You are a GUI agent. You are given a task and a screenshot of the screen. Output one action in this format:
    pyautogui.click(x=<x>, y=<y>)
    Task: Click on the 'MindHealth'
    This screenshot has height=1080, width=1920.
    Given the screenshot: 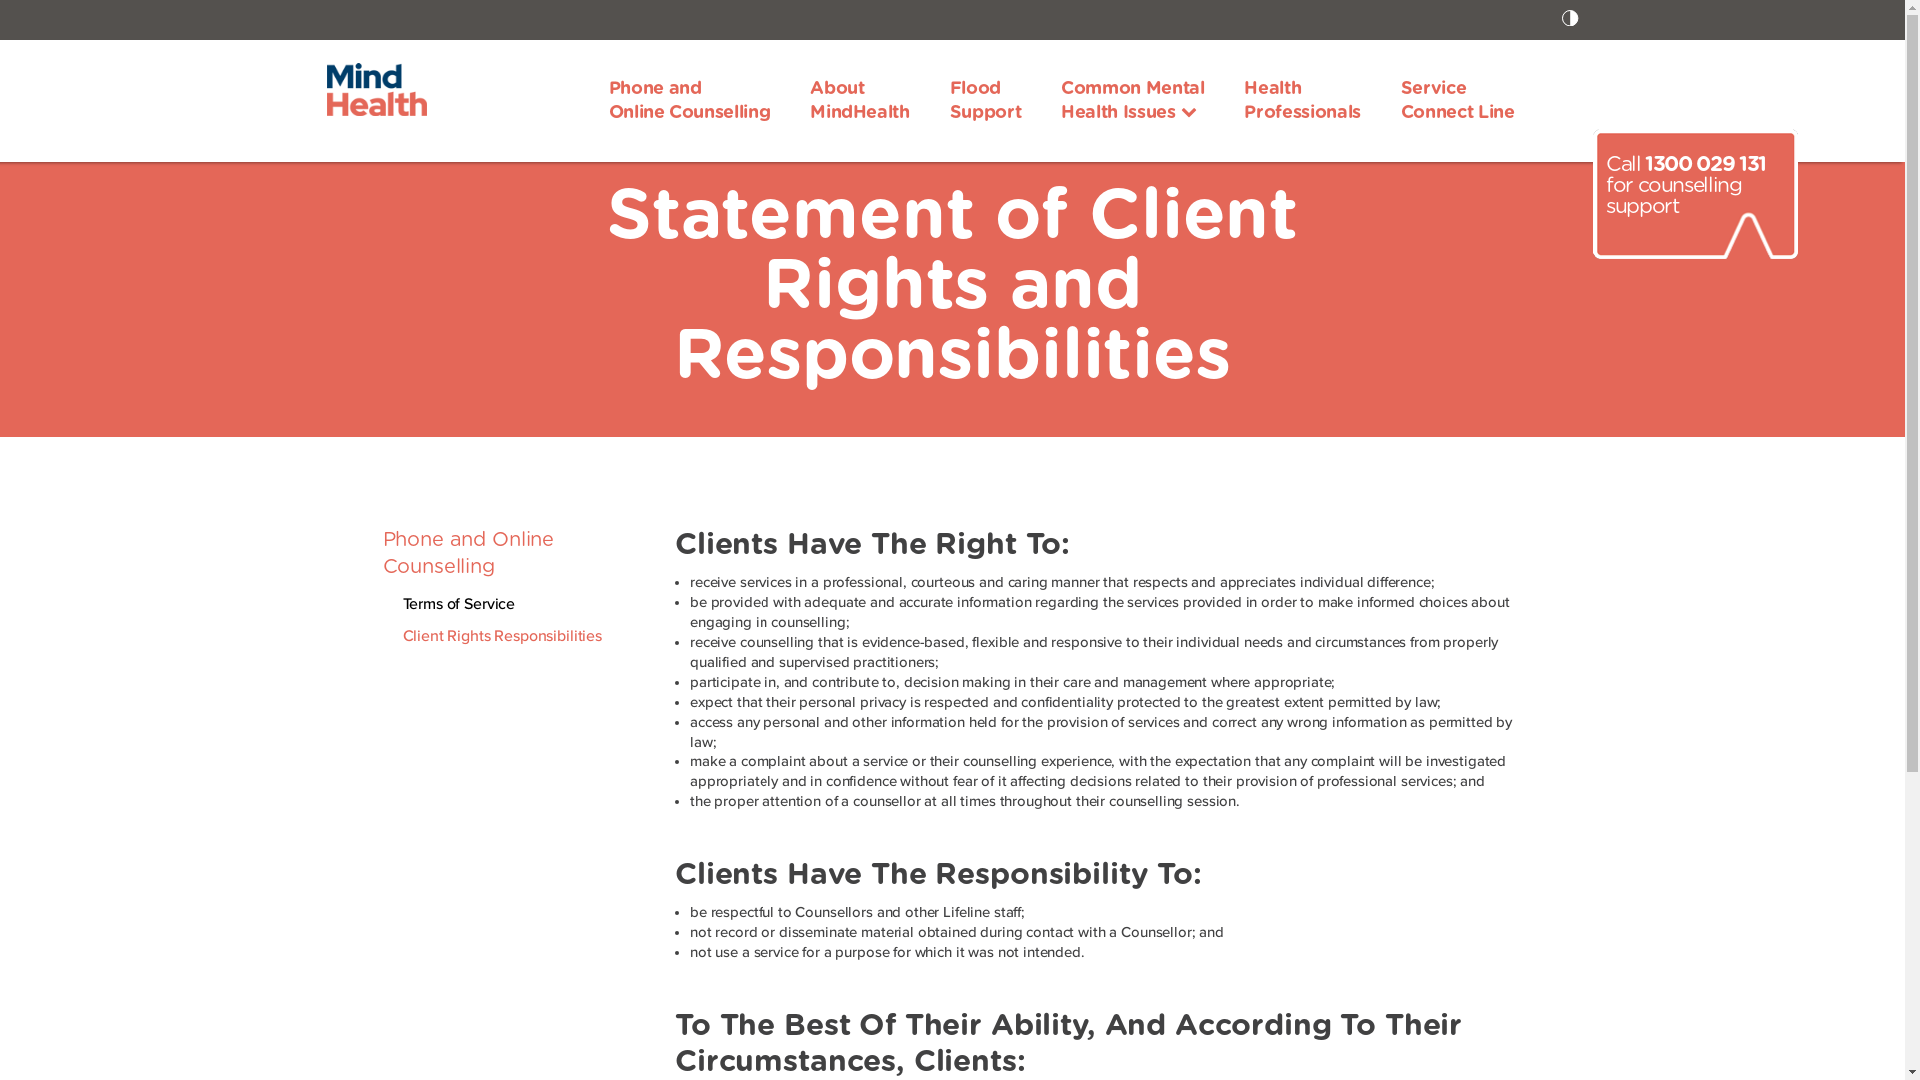 What is the action you would take?
    pyautogui.click(x=375, y=87)
    